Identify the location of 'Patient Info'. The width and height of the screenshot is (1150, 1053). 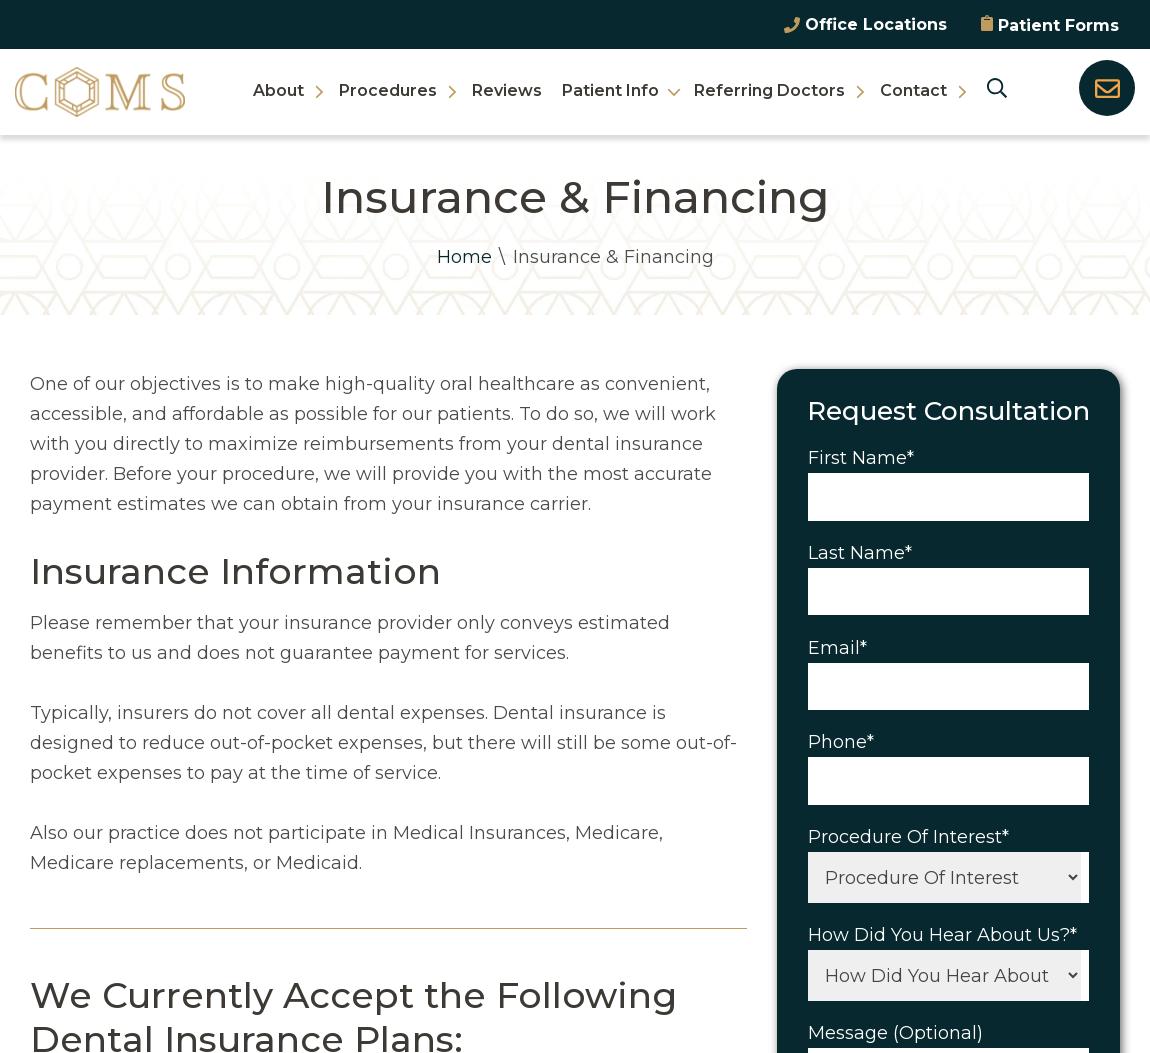
(608, 88).